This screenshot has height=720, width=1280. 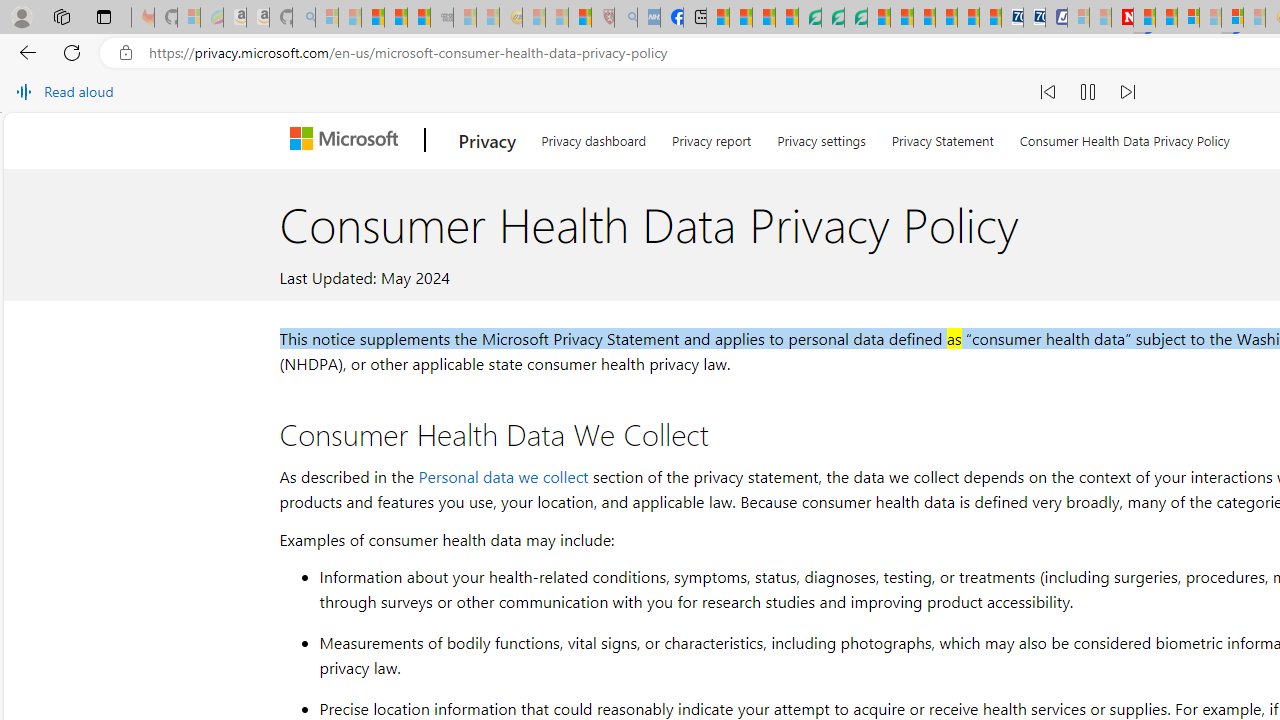 What do you see at coordinates (373, 17) in the screenshot?
I see `'The Weather Channel - MSN'` at bounding box center [373, 17].